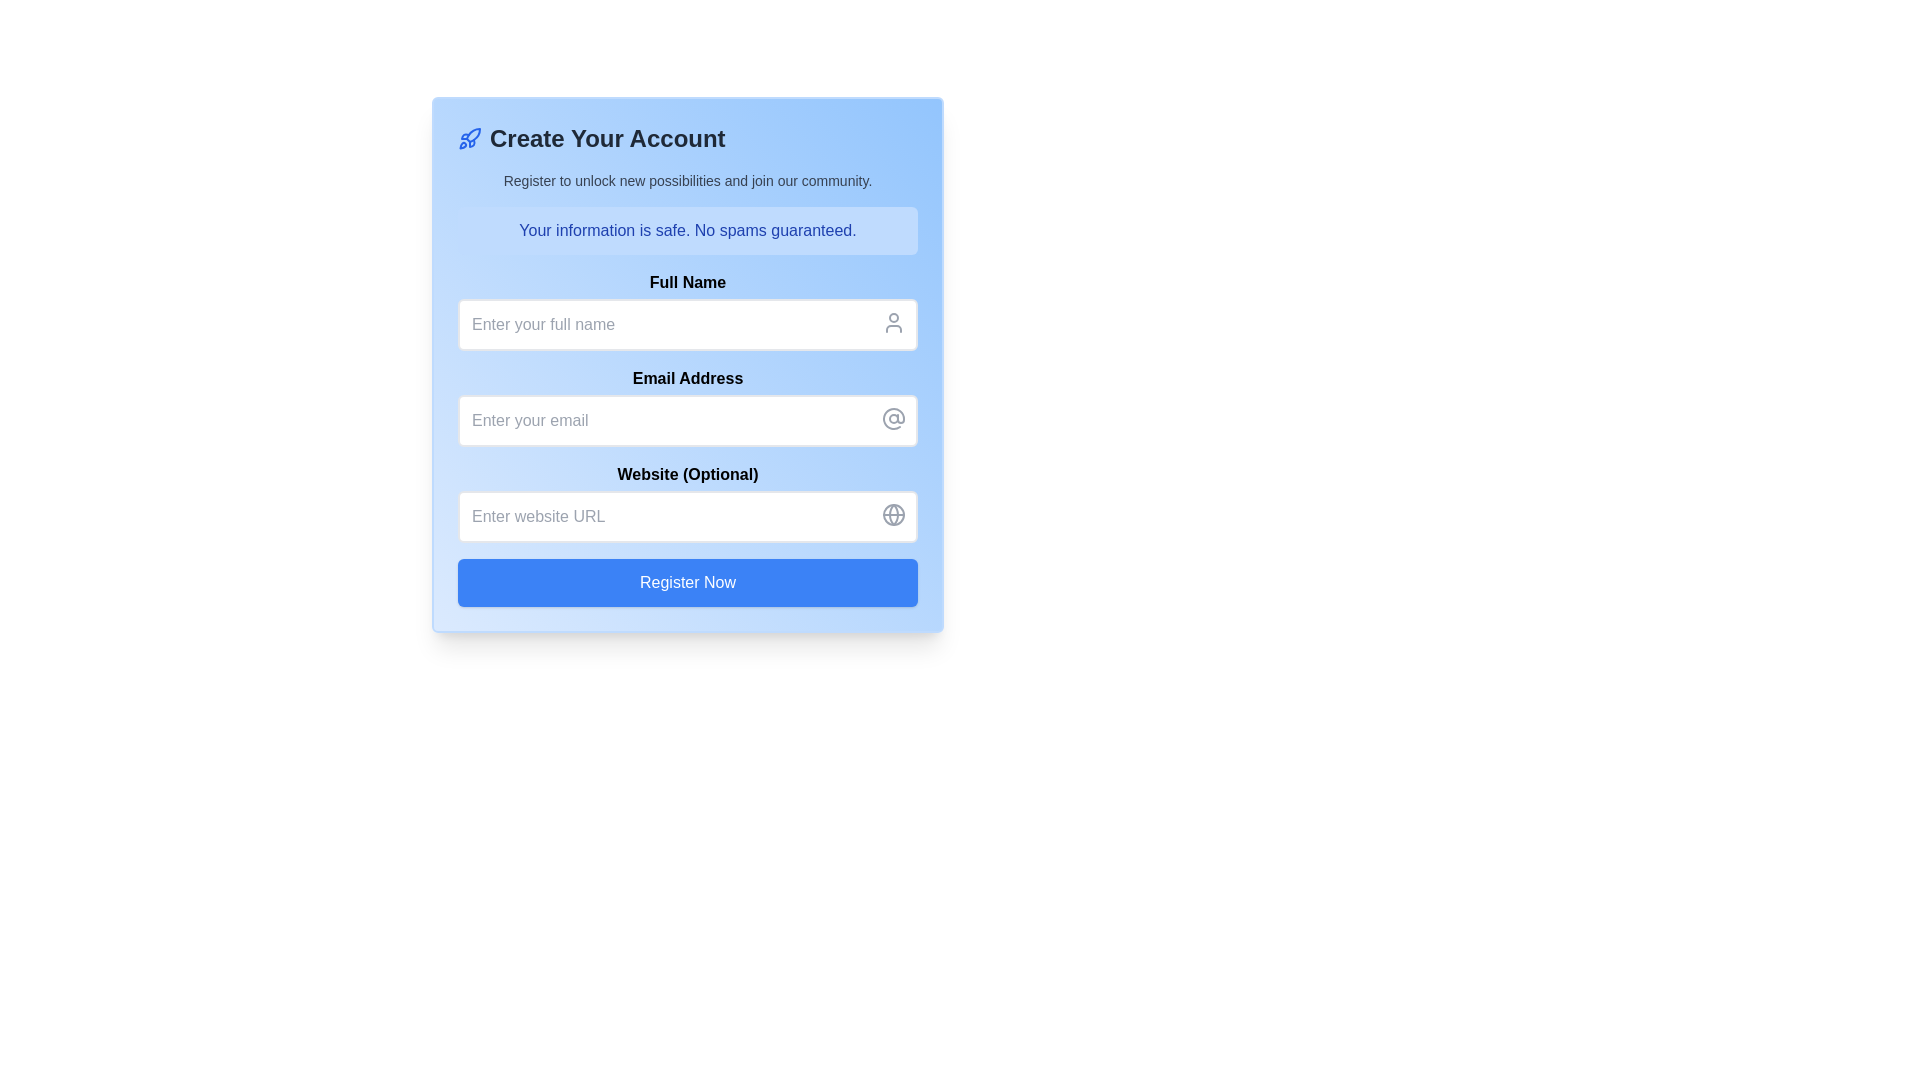 This screenshot has height=1080, width=1920. What do you see at coordinates (687, 181) in the screenshot?
I see `the text label that contains the message 'Register to unlock new possibilities and join our community.' located centrally below the header 'Create Your Account'` at bounding box center [687, 181].